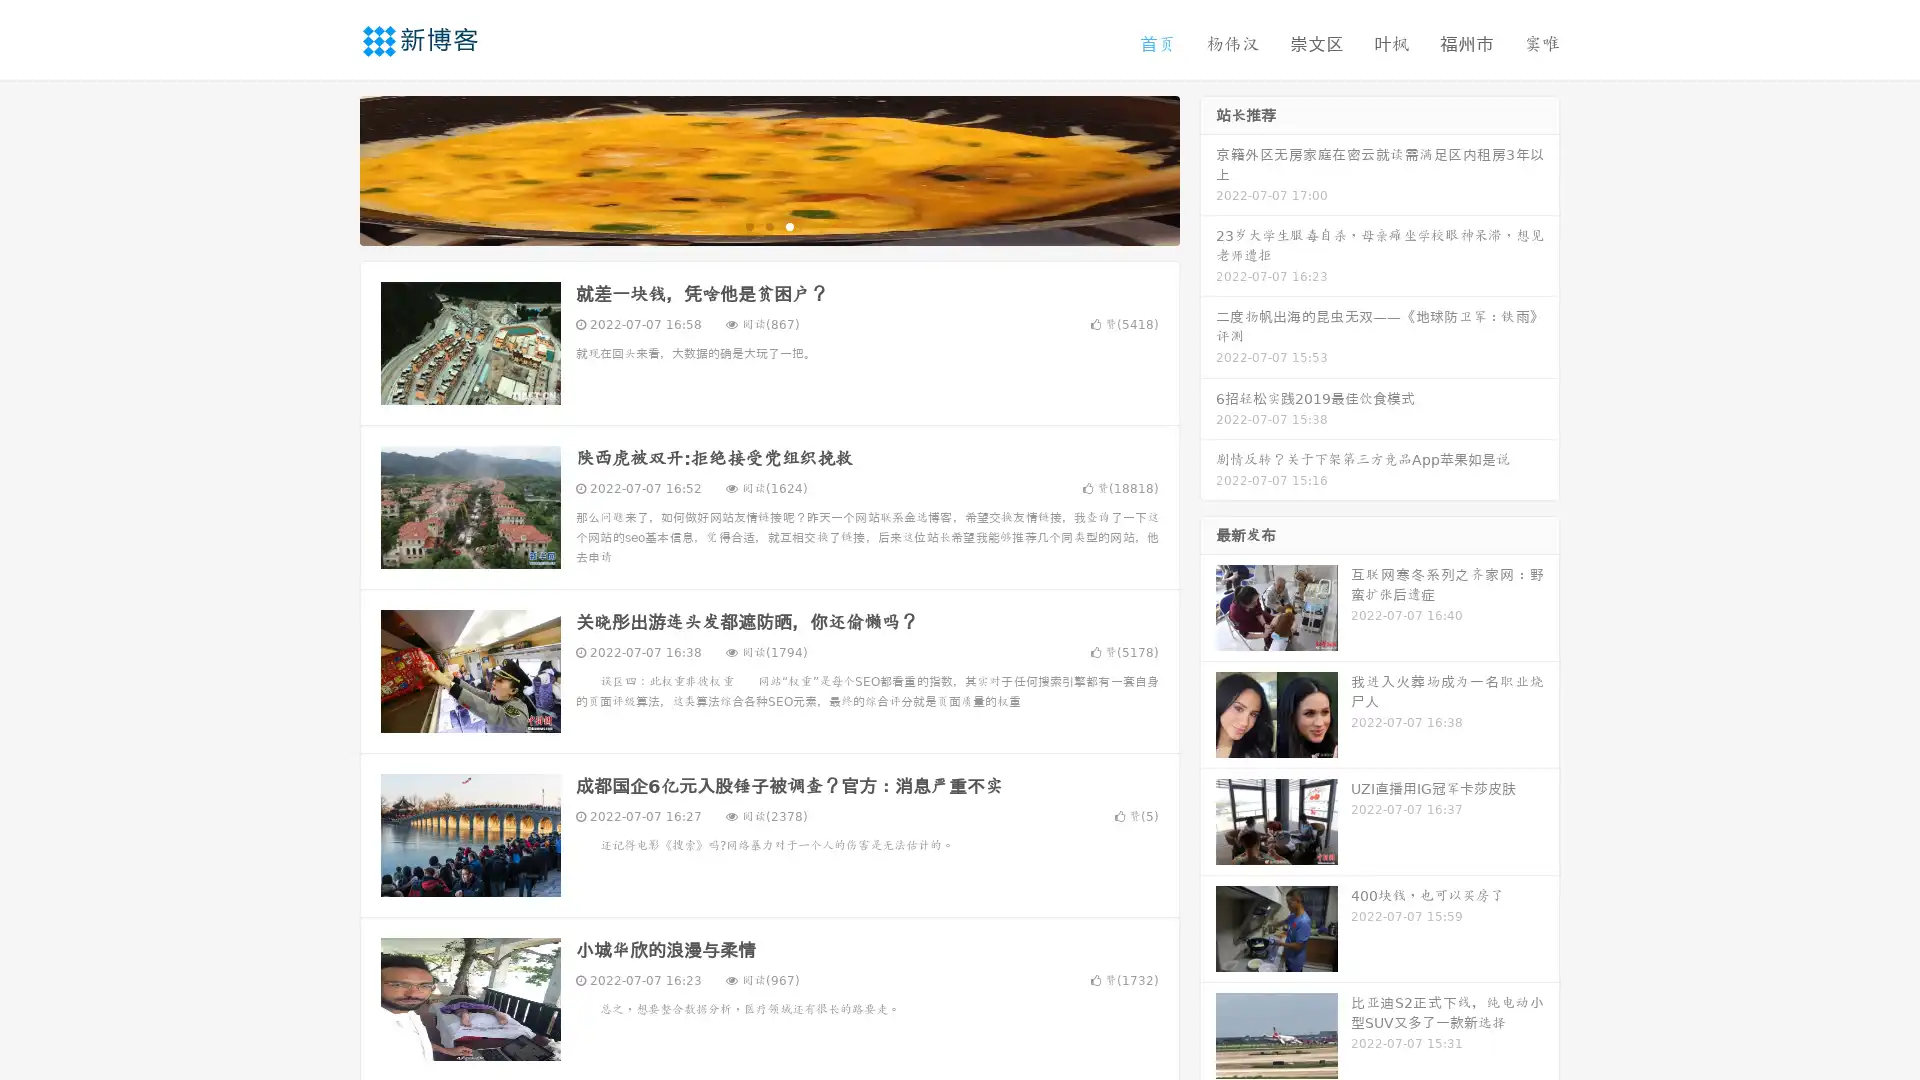 Image resolution: width=1920 pixels, height=1080 pixels. What do you see at coordinates (1208, 168) in the screenshot?
I see `Next slide` at bounding box center [1208, 168].